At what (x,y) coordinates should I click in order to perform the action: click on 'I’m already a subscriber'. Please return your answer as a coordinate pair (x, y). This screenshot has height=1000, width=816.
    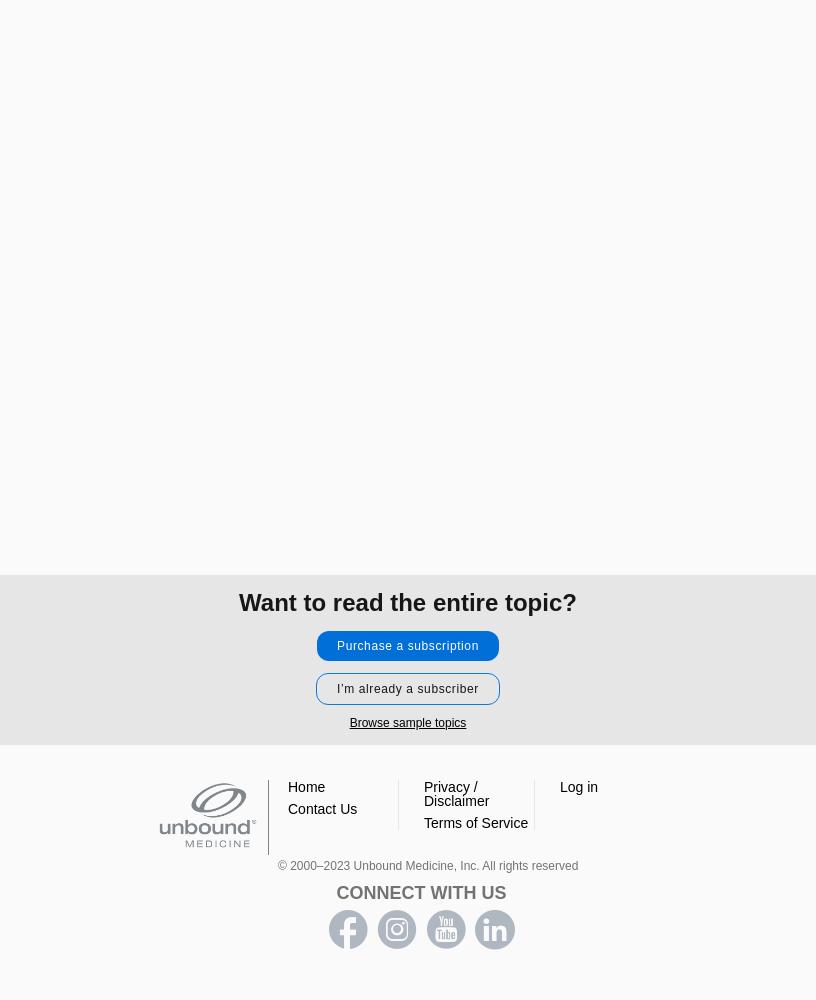
    Looking at the image, I should click on (407, 688).